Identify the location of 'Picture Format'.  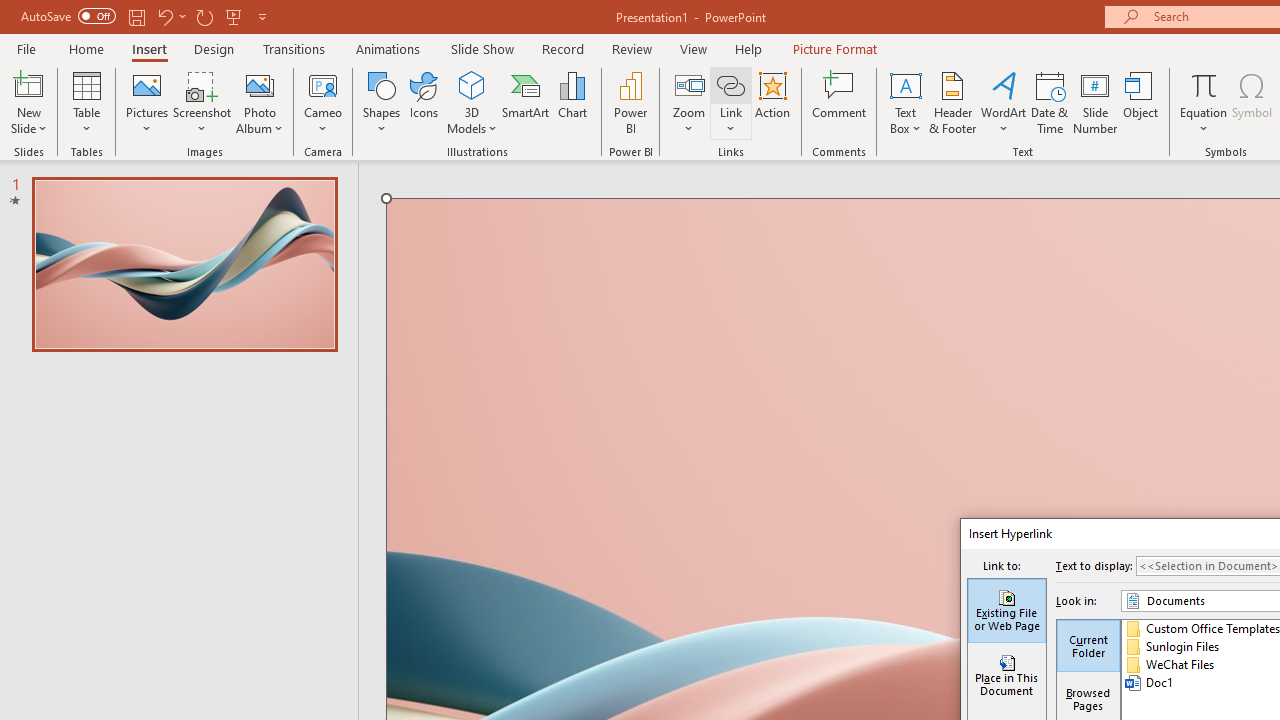
(835, 48).